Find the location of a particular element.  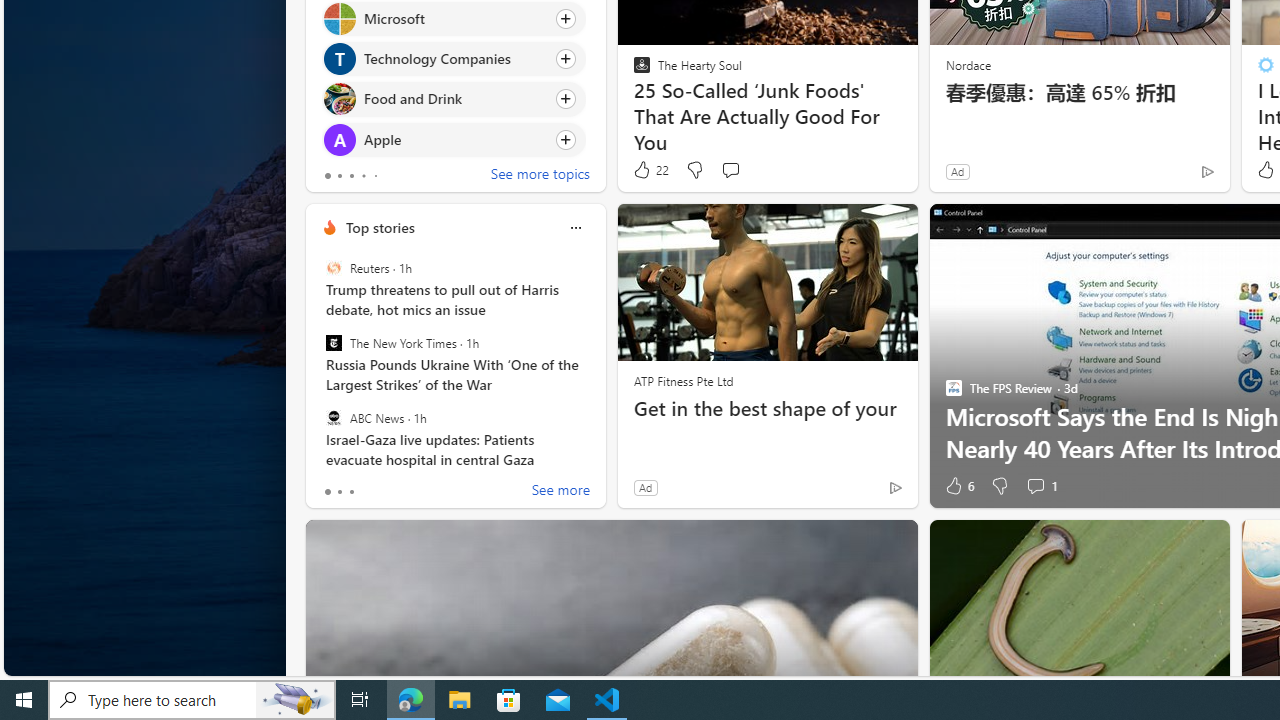

'ATP Fitness Pte Ltd' is located at coordinates (683, 380).